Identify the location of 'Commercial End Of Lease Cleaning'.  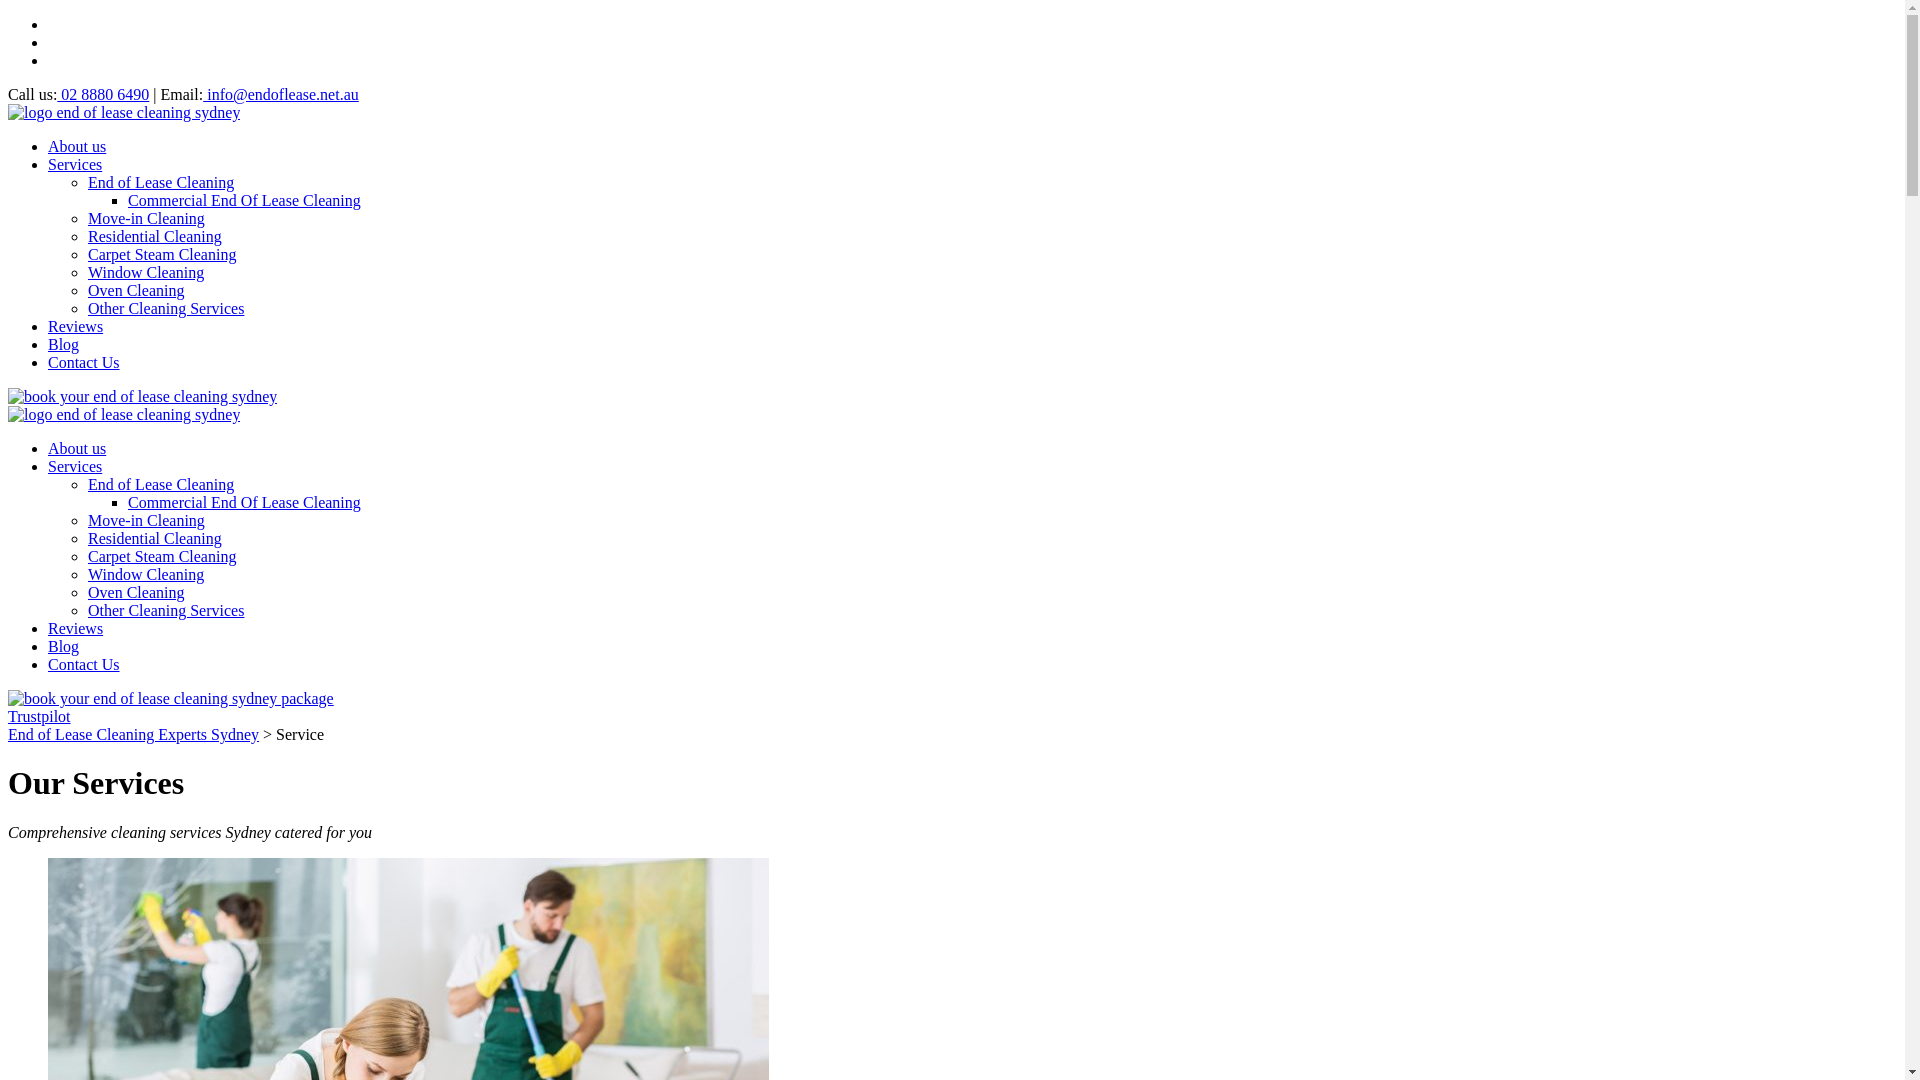
(243, 501).